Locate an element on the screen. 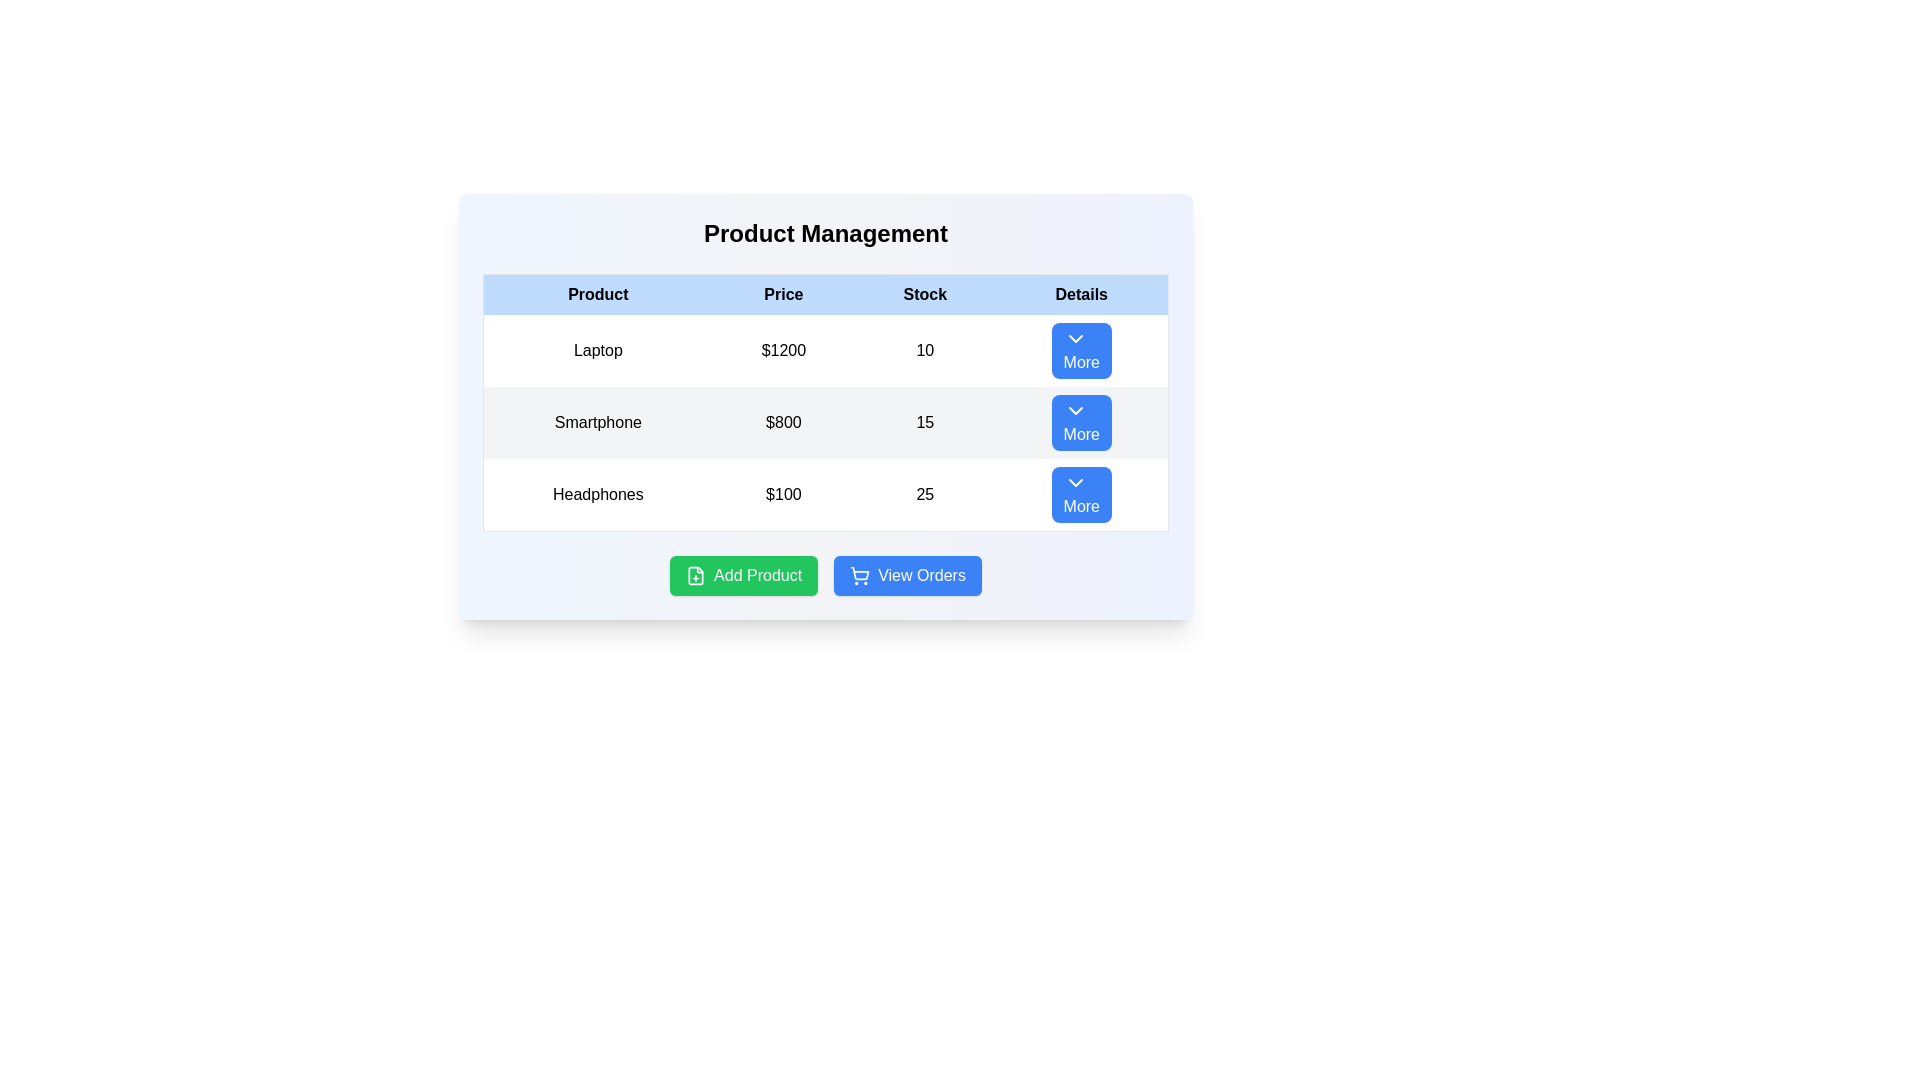 This screenshot has height=1080, width=1920. the price label displaying the product 'Headphones' located in the second column of the third row in the pricing table is located at coordinates (782, 495).